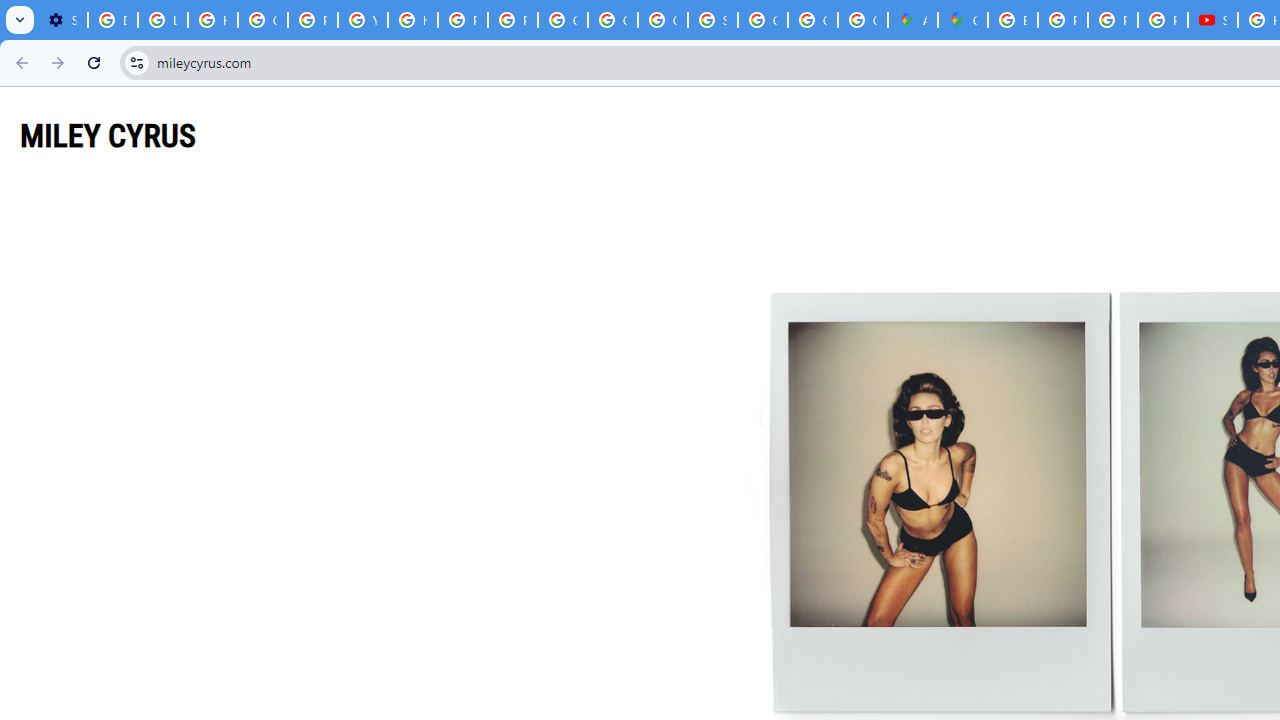 The width and height of the screenshot is (1280, 720). Describe the element at coordinates (163, 20) in the screenshot. I see `'Learn how to find your photos - Google Photos Help'` at that location.